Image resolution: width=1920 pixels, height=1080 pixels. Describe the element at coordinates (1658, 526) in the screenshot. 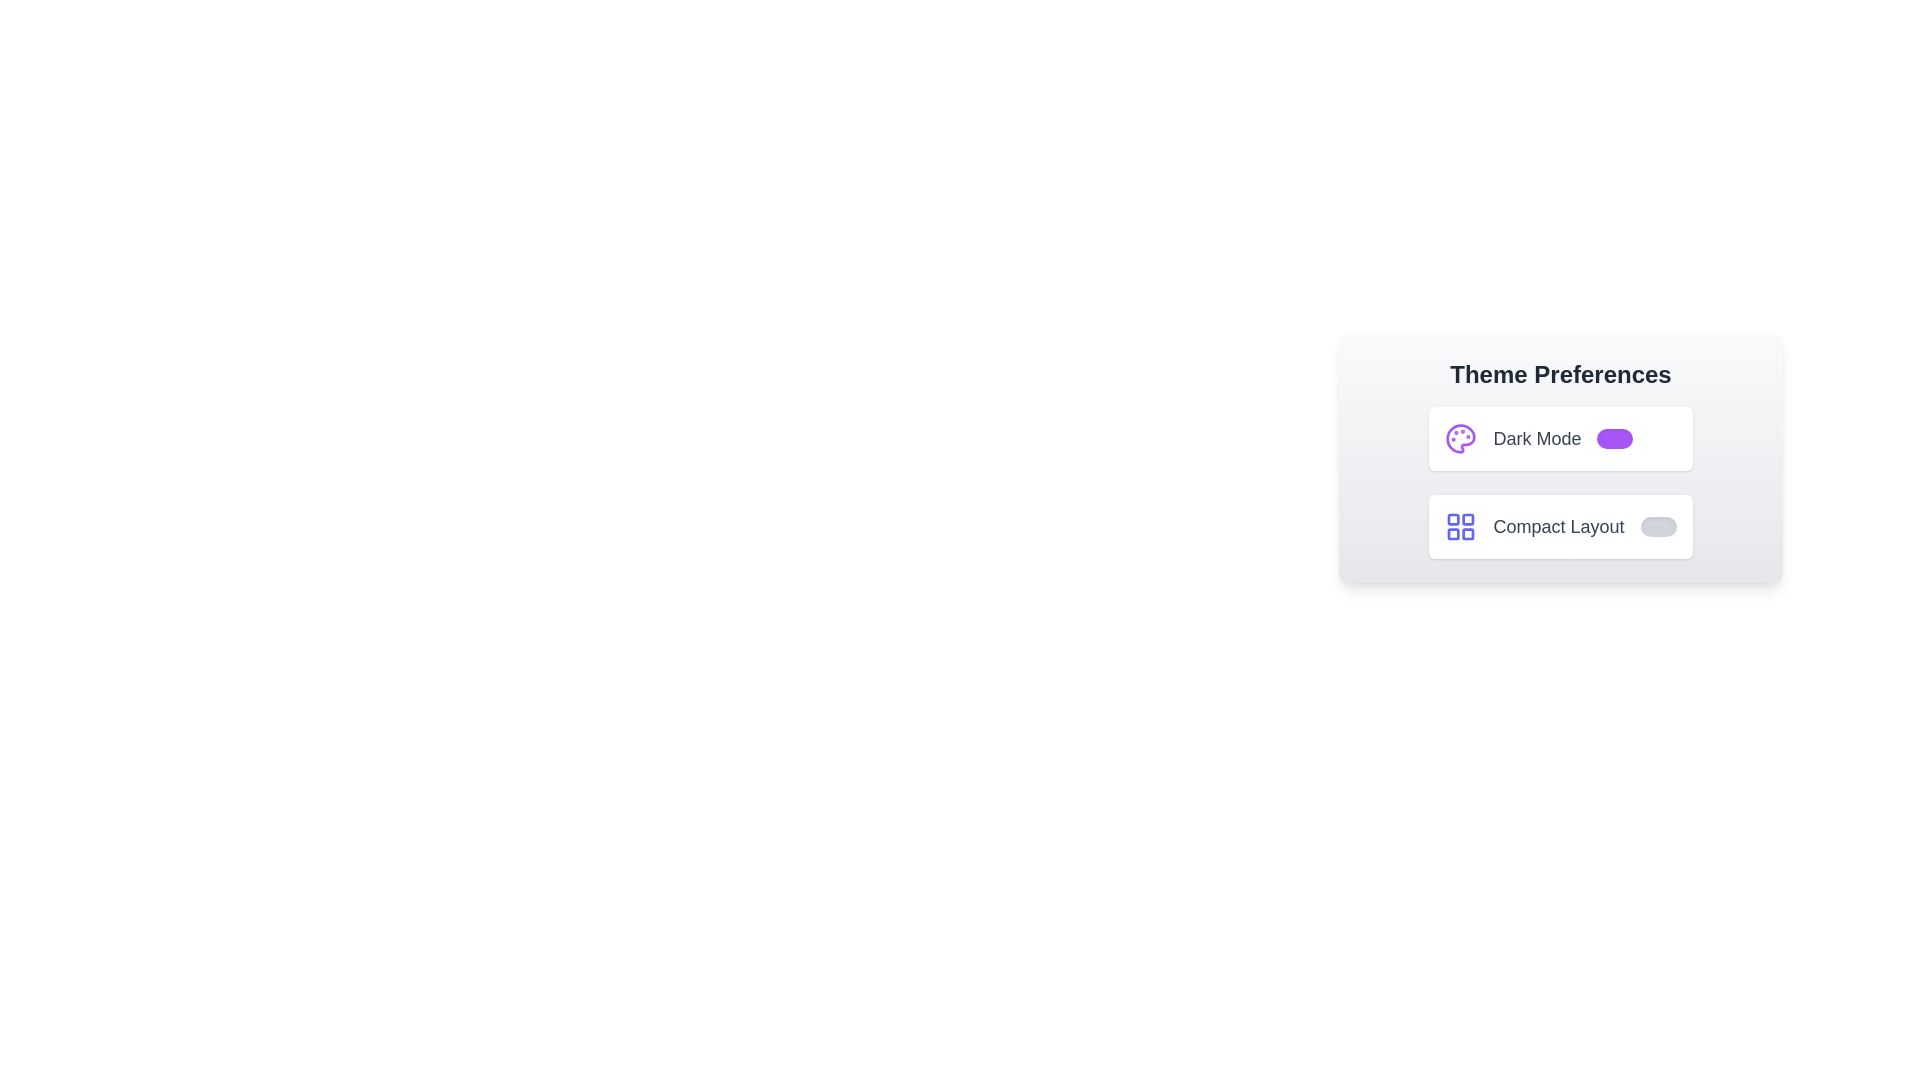

I see `the 'Compact Layout' switch to toggle its state` at that location.